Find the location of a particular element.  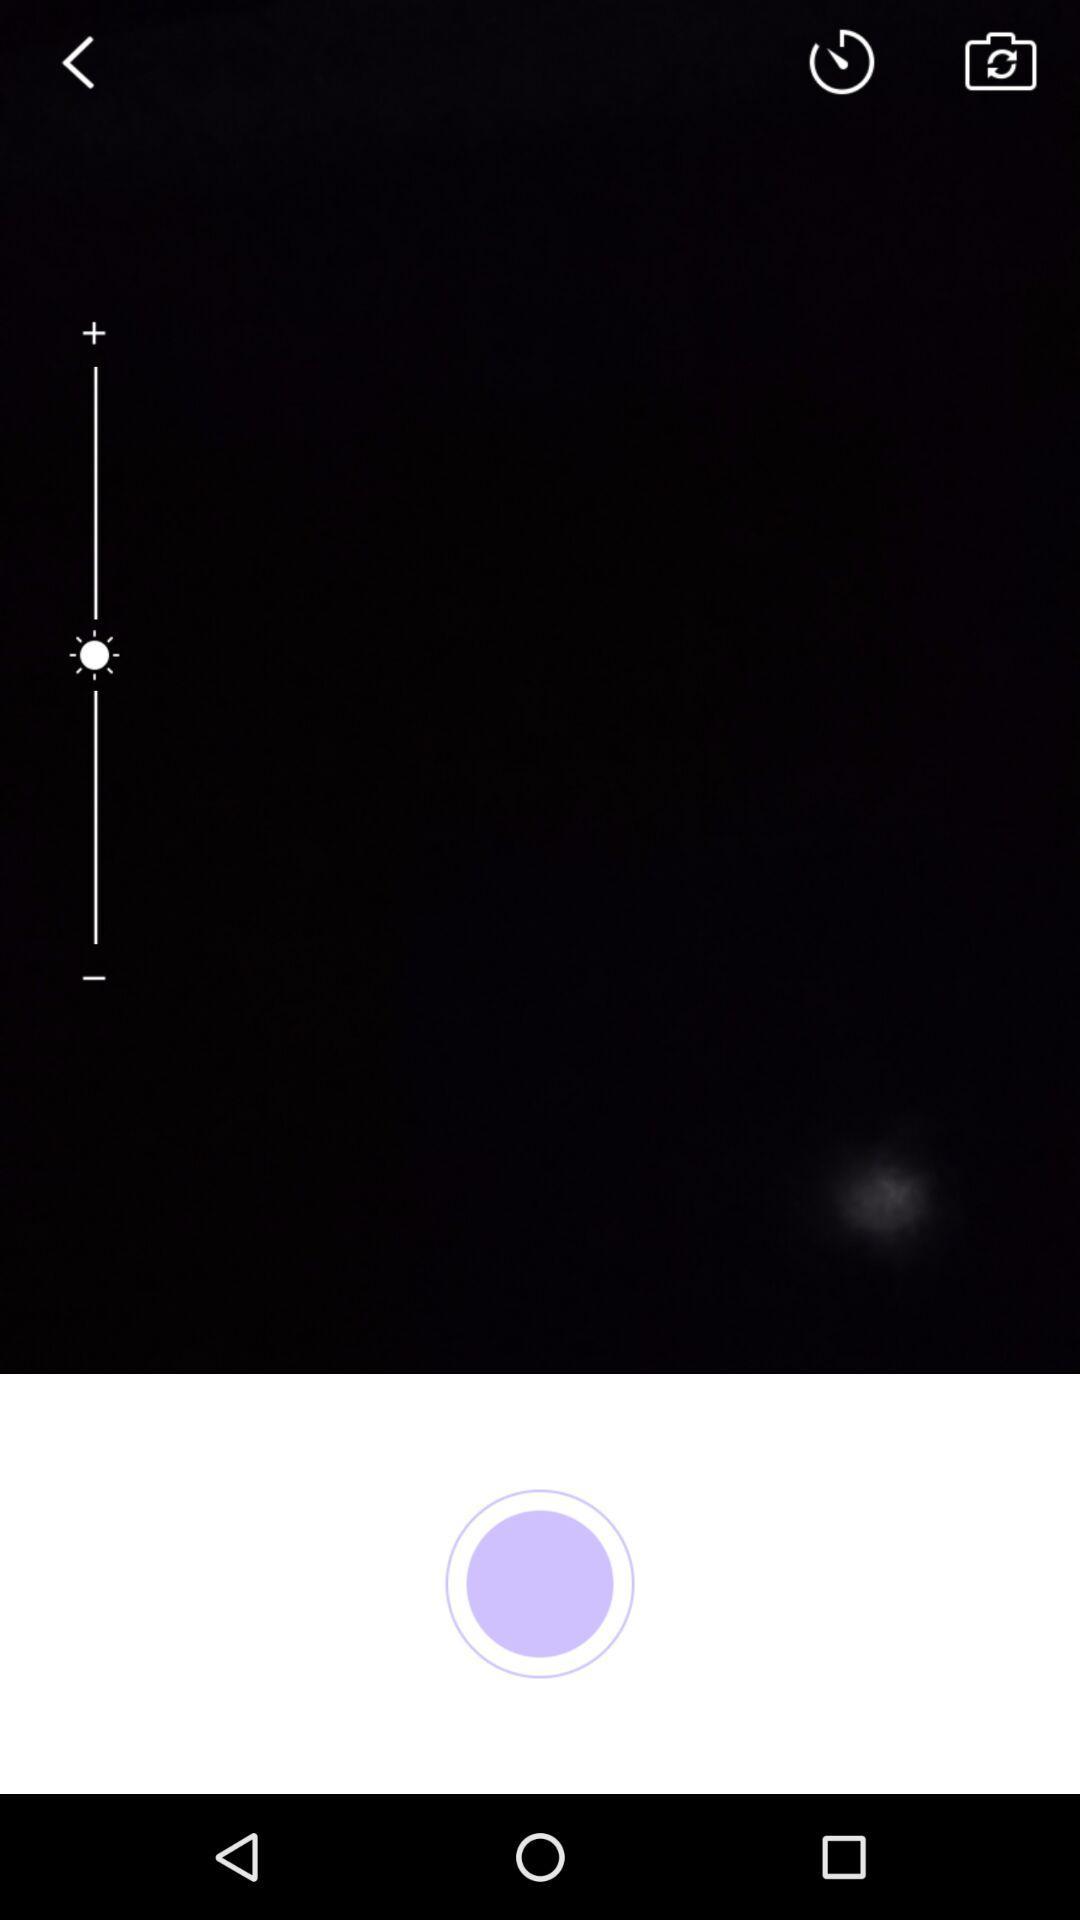

the arrow_backward icon is located at coordinates (78, 67).